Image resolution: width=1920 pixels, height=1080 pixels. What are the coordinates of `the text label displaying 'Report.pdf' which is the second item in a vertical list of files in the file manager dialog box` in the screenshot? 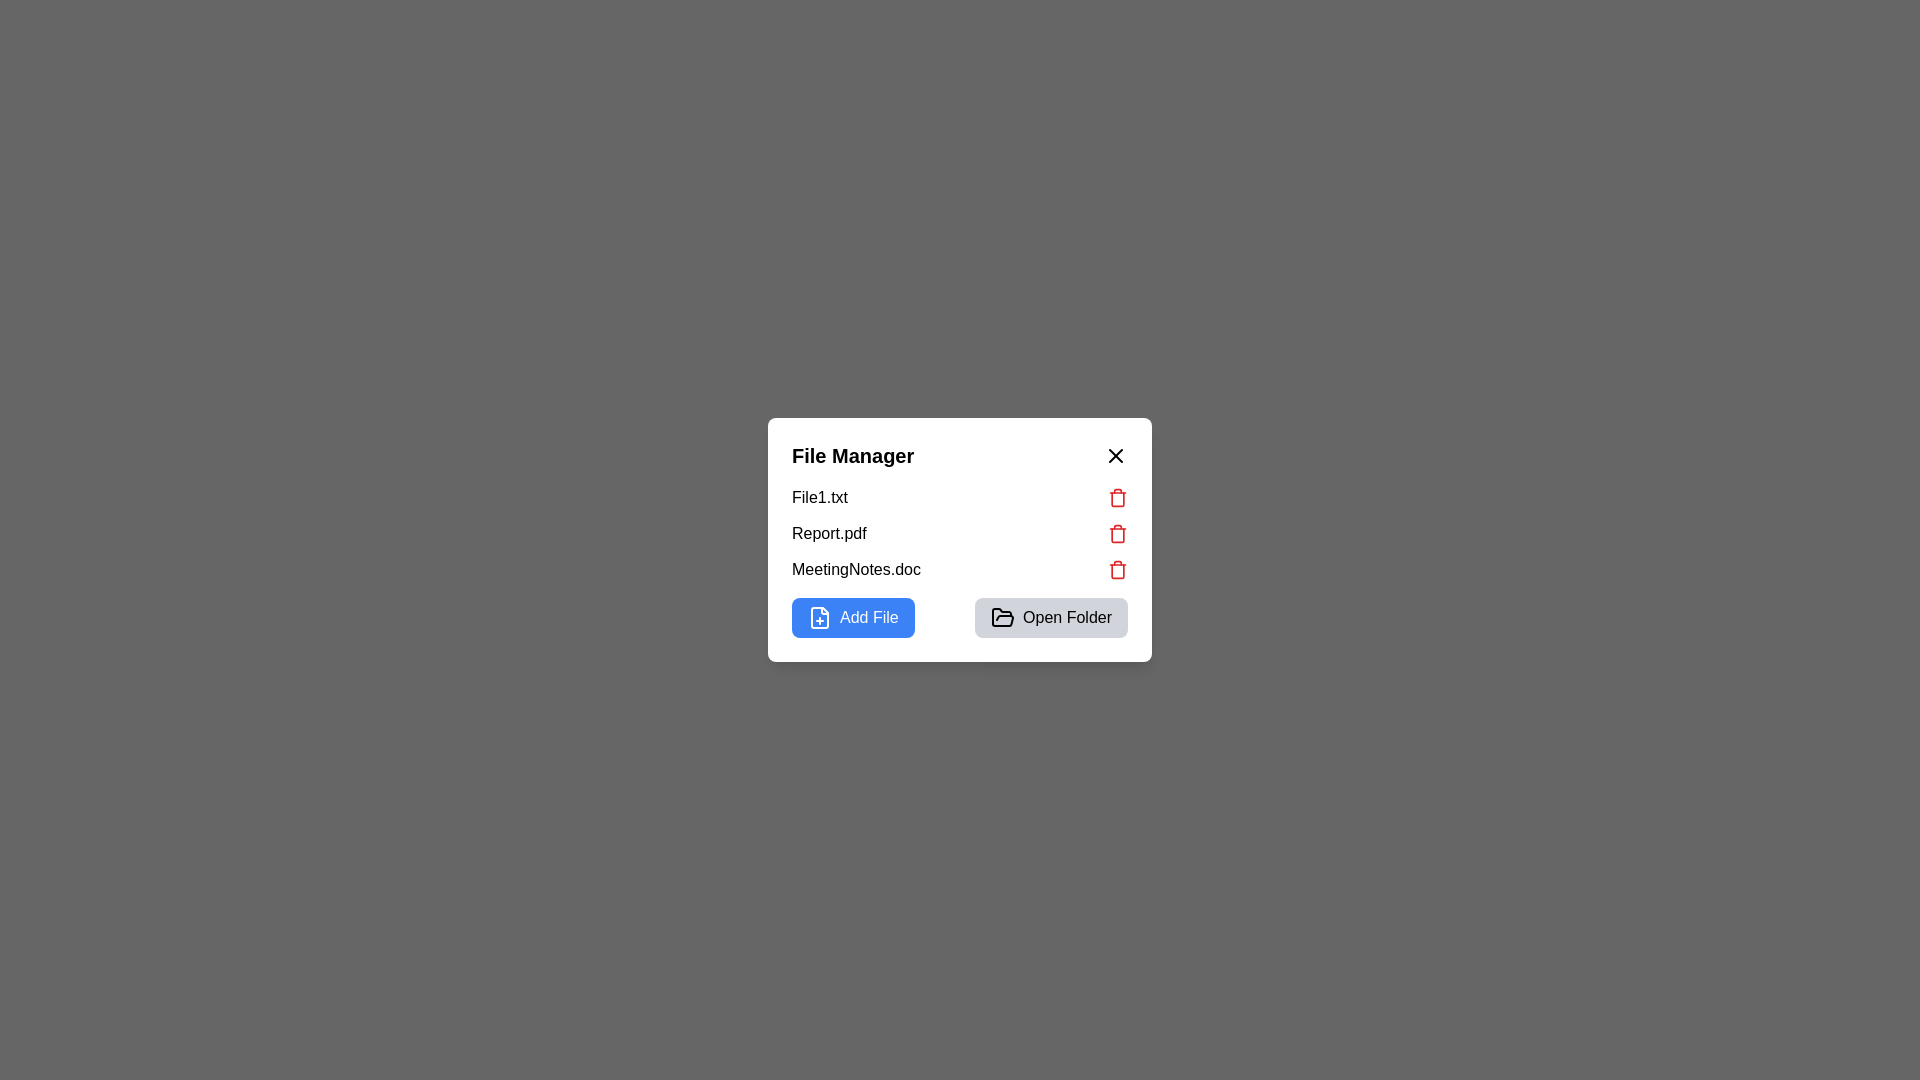 It's located at (829, 532).